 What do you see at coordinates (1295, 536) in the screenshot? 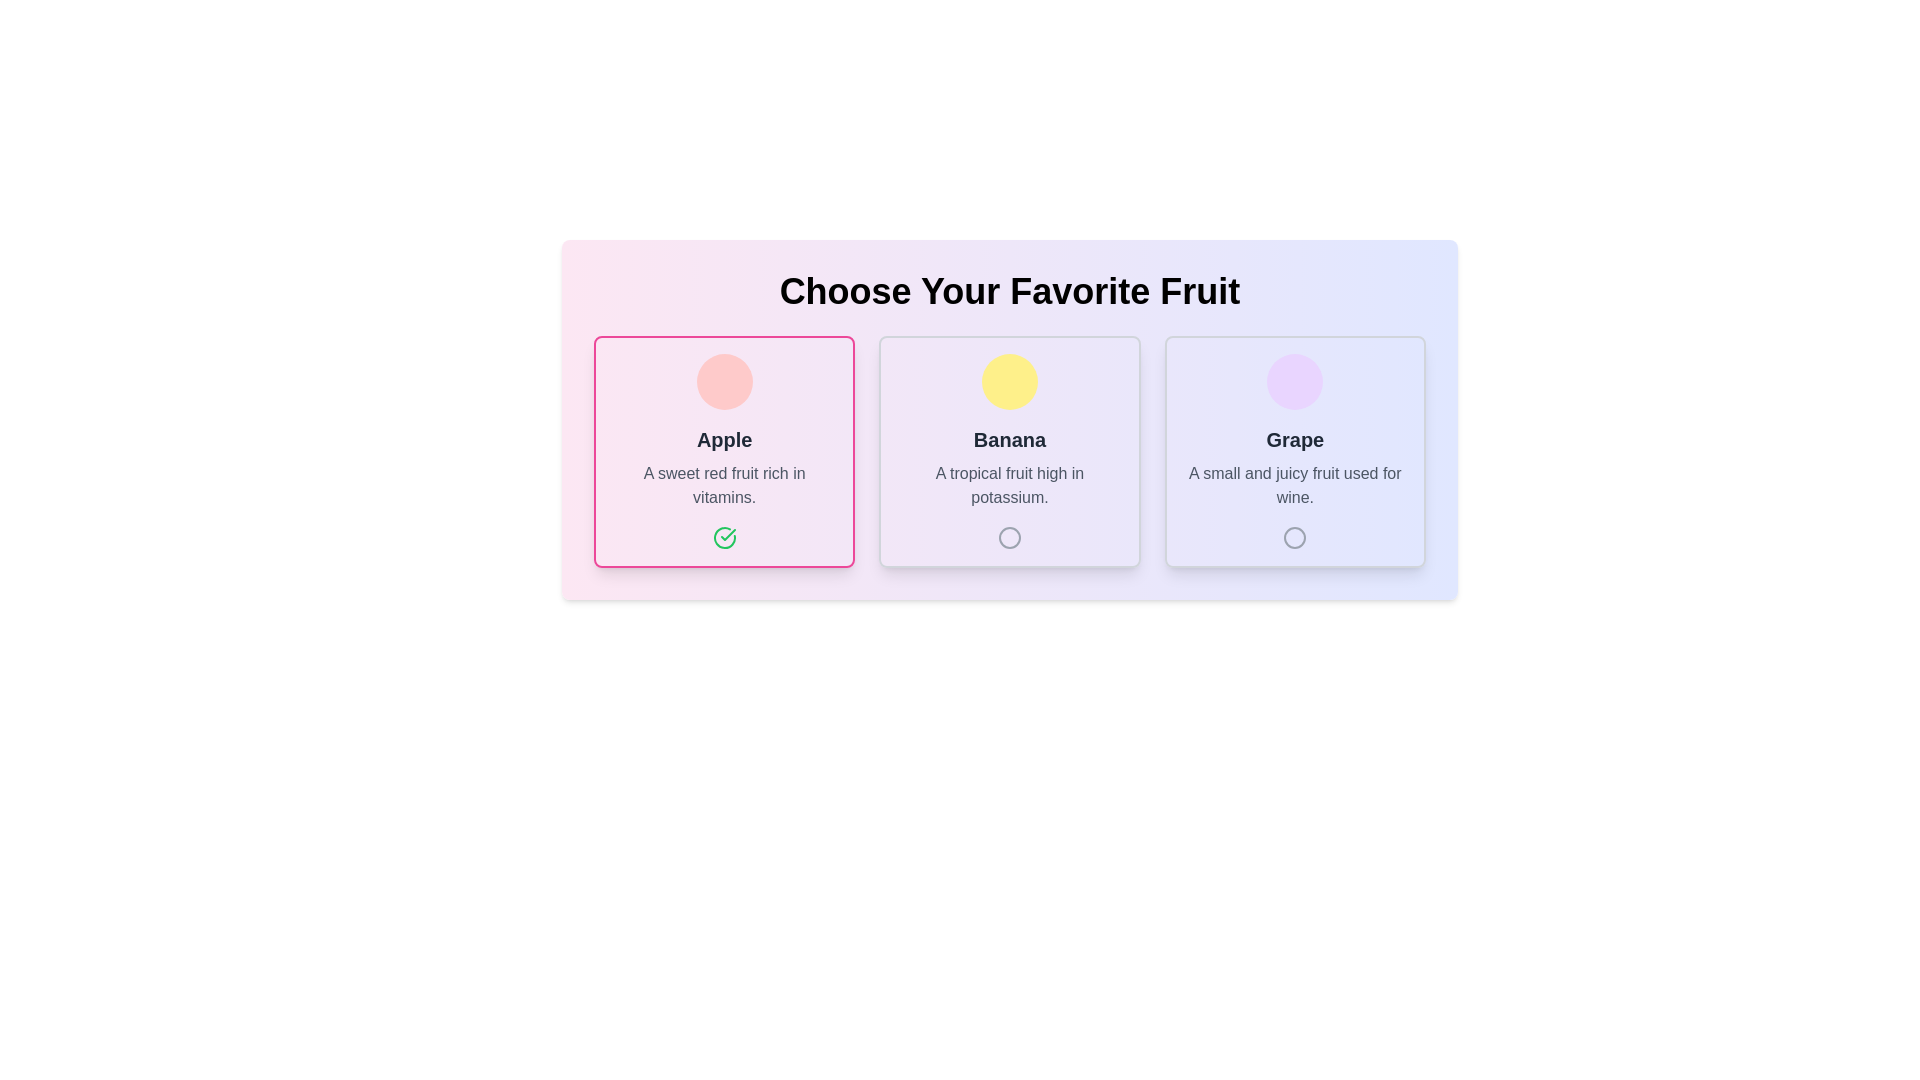
I see `the radio button (circle indicator) located centrally below the 'Grape' card in the third column of the fruit selection interface to indicate focus` at bounding box center [1295, 536].